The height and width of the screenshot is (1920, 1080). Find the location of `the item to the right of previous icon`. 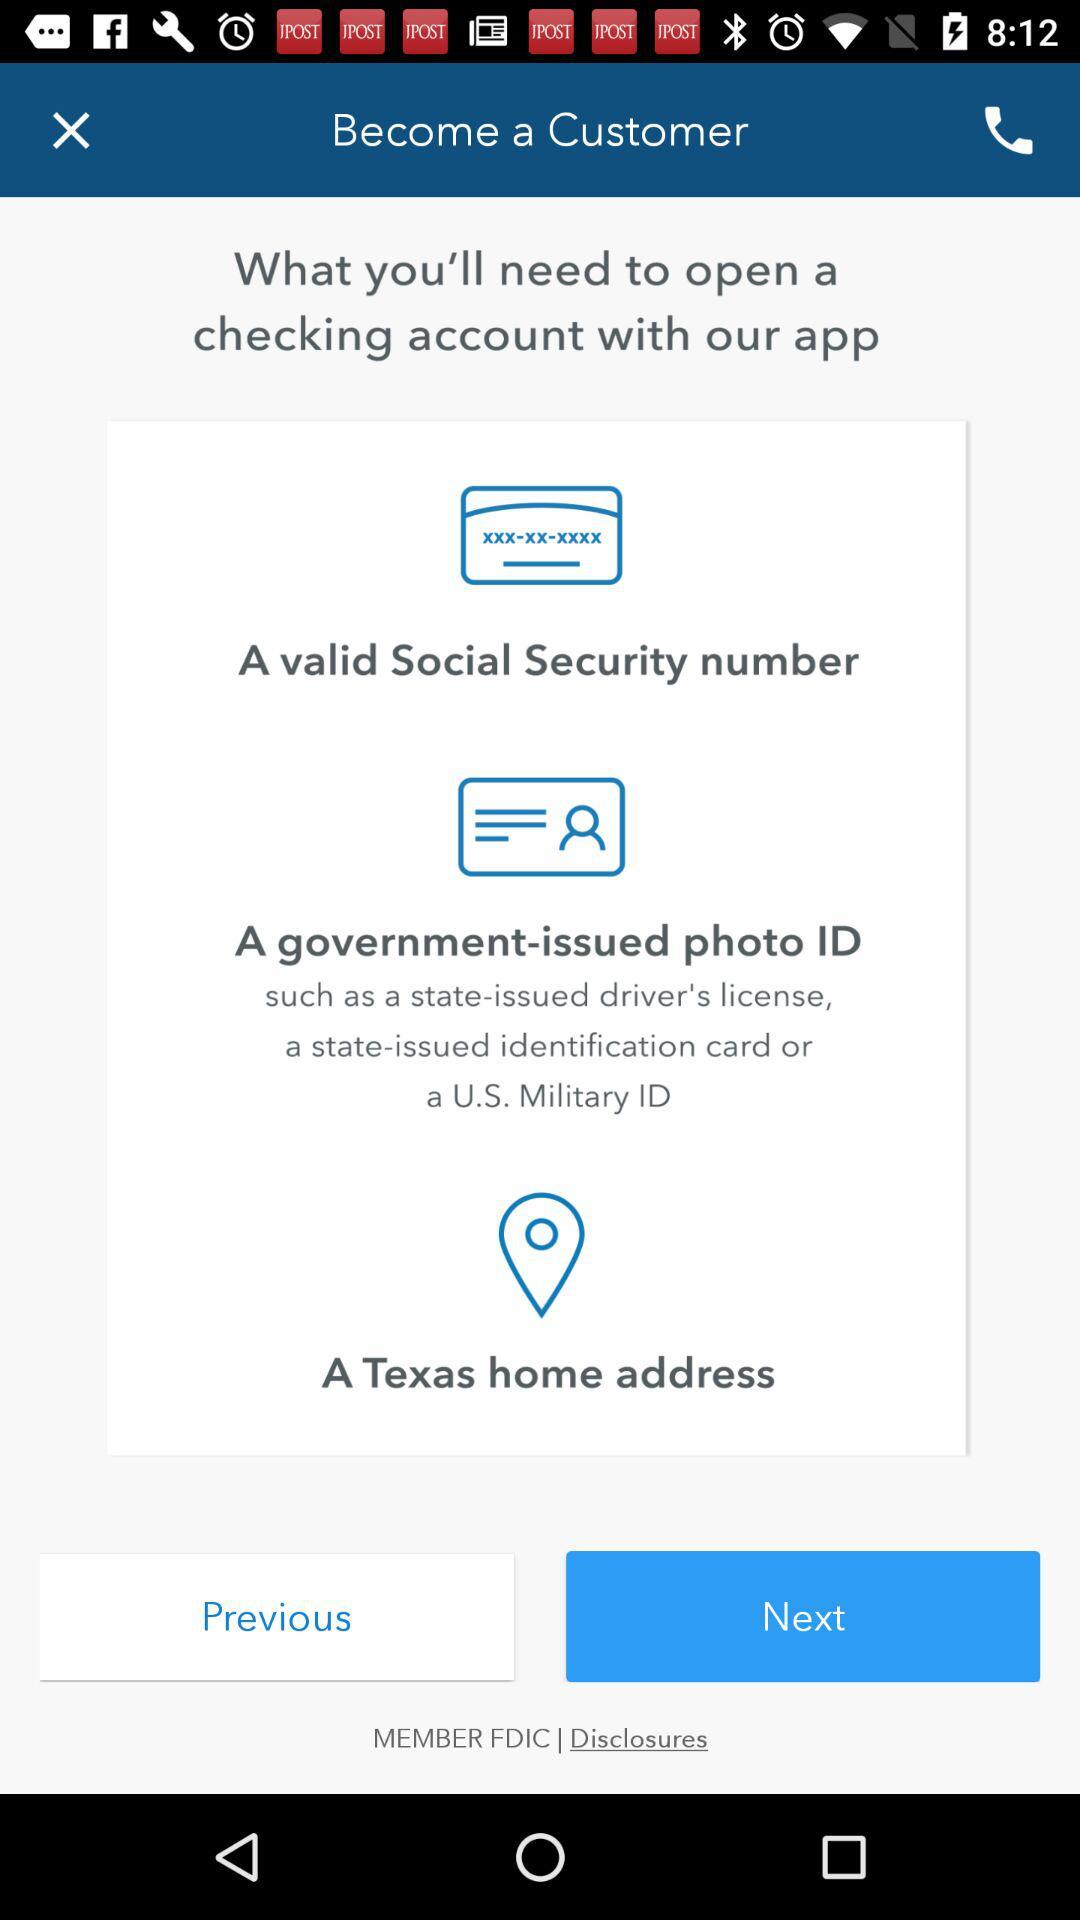

the item to the right of previous icon is located at coordinates (802, 1616).